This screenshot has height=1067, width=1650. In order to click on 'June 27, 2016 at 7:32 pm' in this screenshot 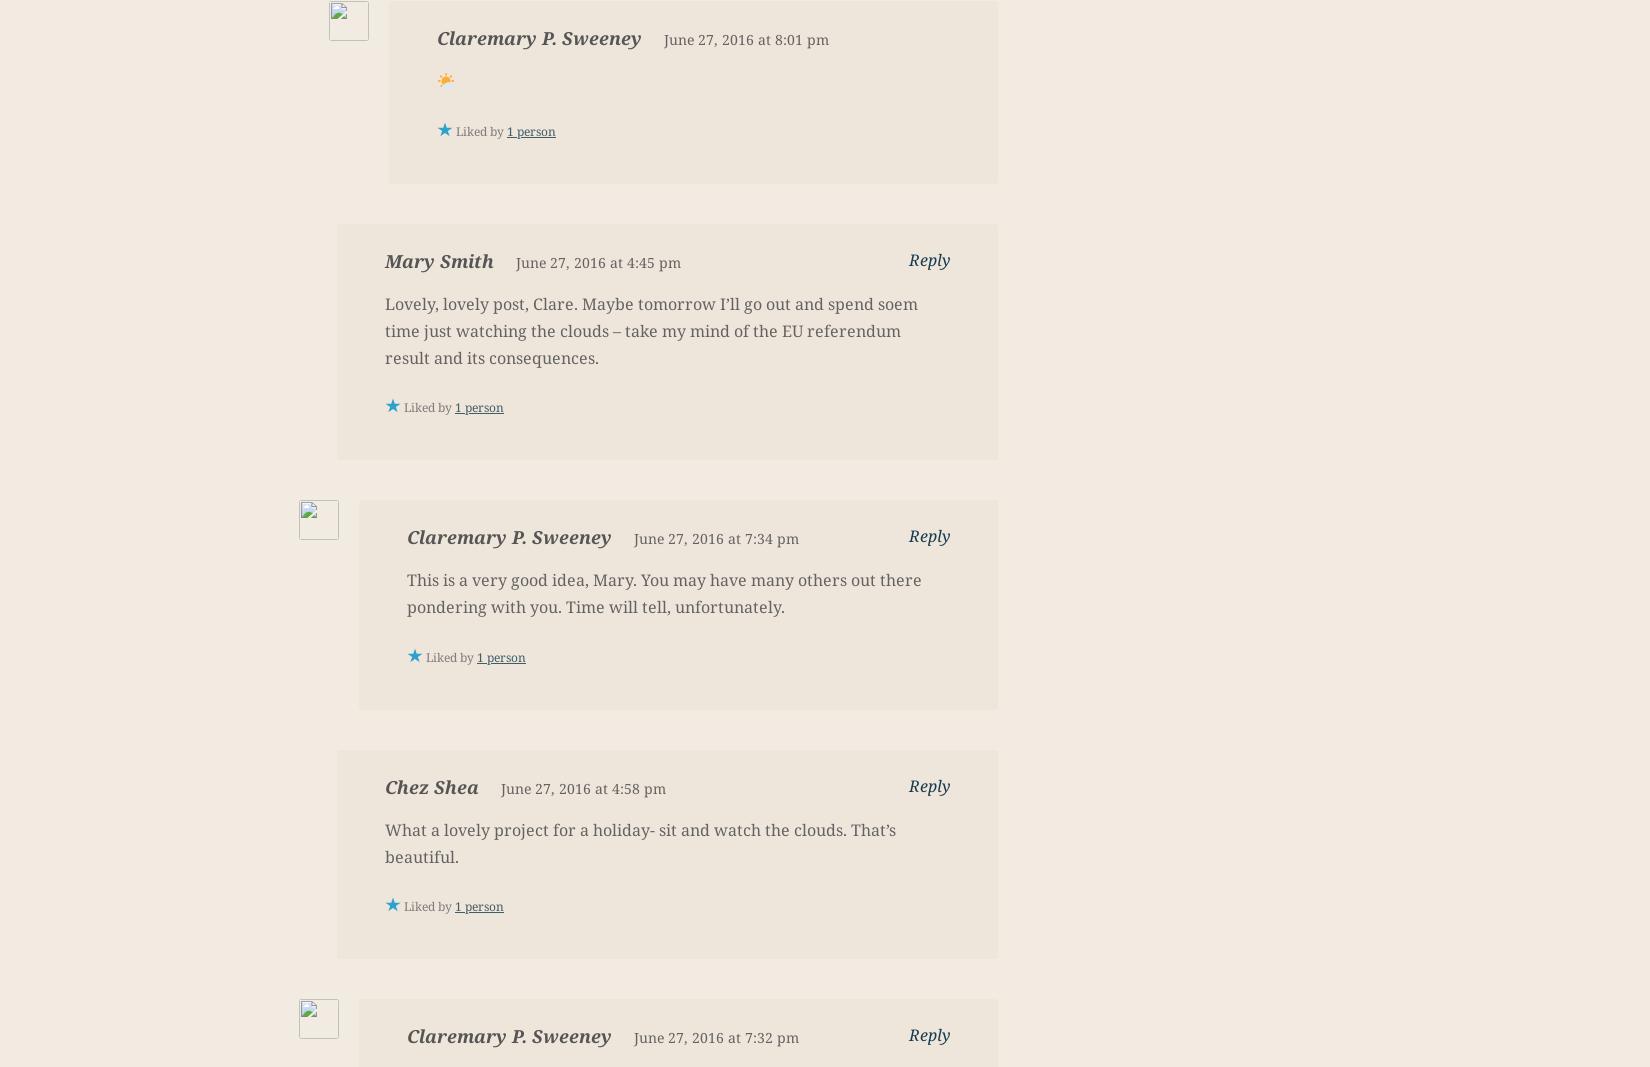, I will do `click(715, 1036)`.